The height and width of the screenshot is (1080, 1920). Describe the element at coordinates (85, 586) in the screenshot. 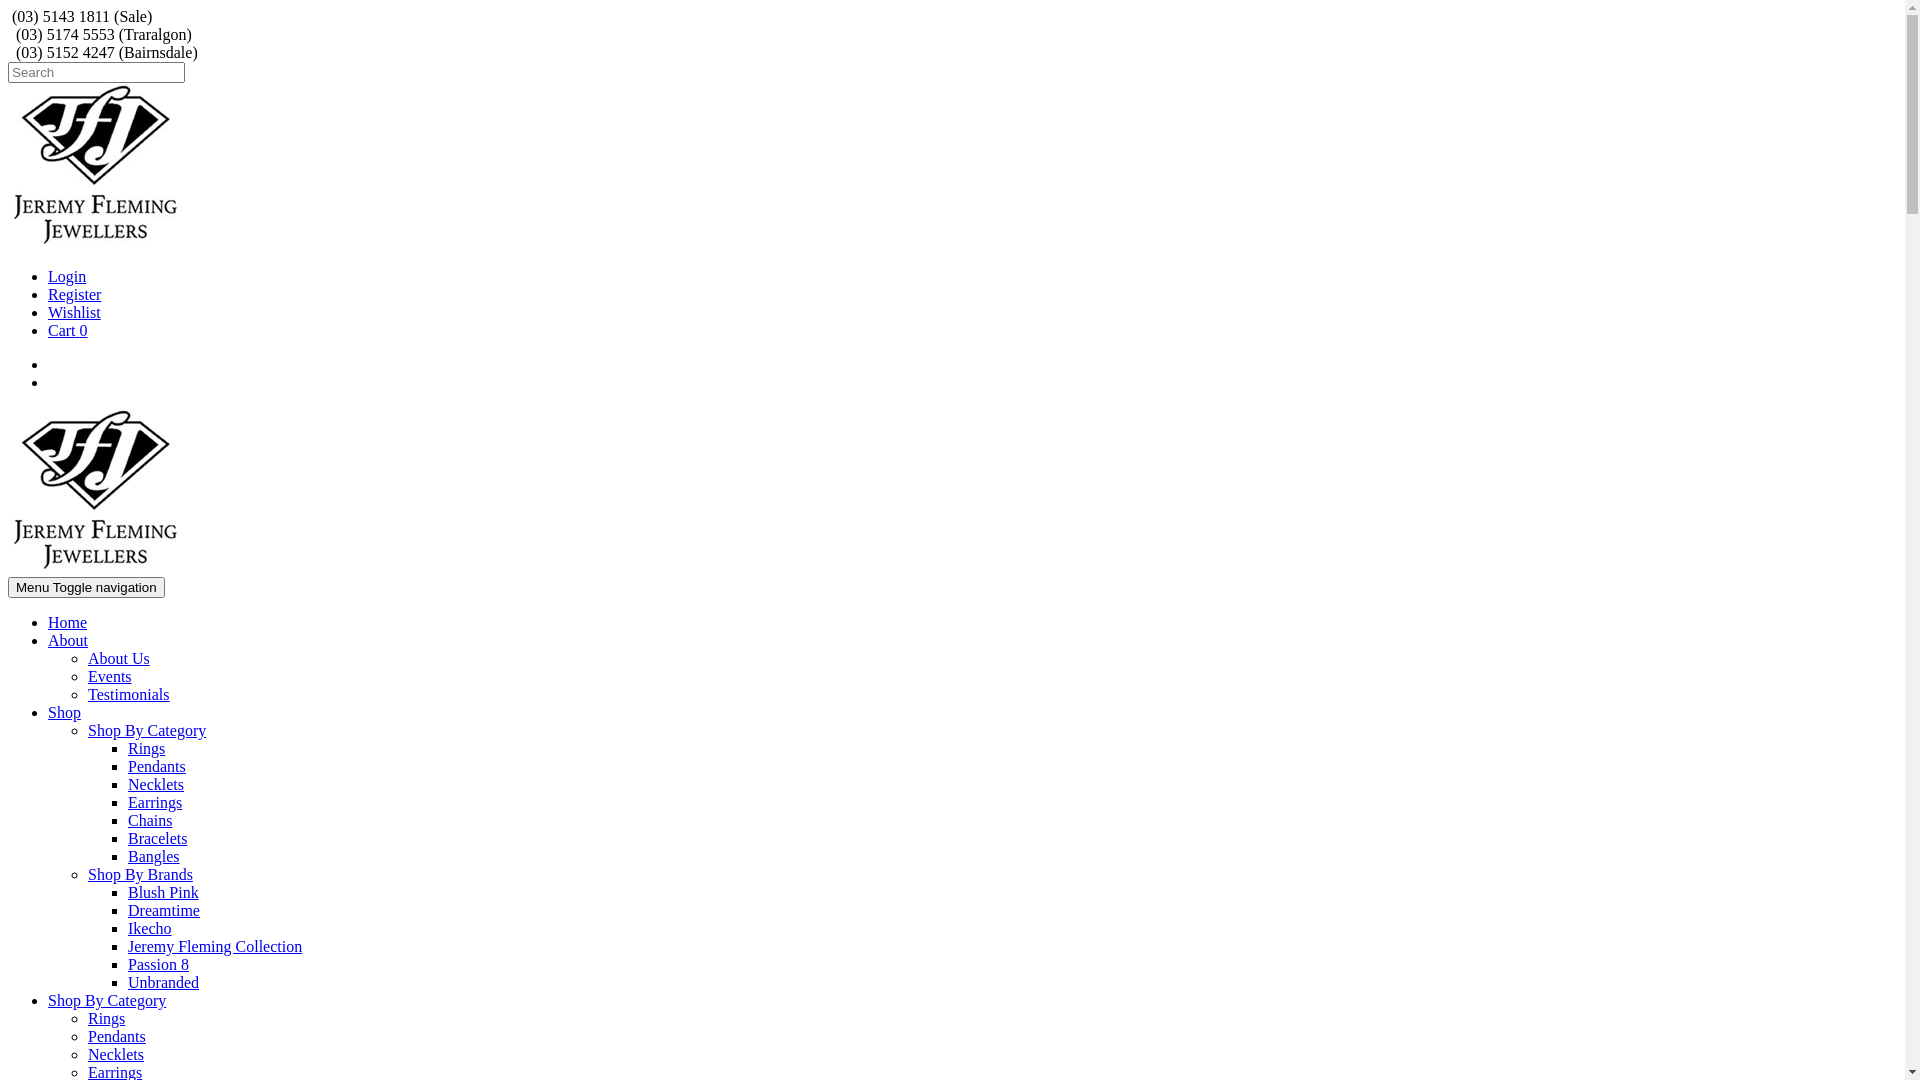

I see `'Menu Toggle navigation'` at that location.